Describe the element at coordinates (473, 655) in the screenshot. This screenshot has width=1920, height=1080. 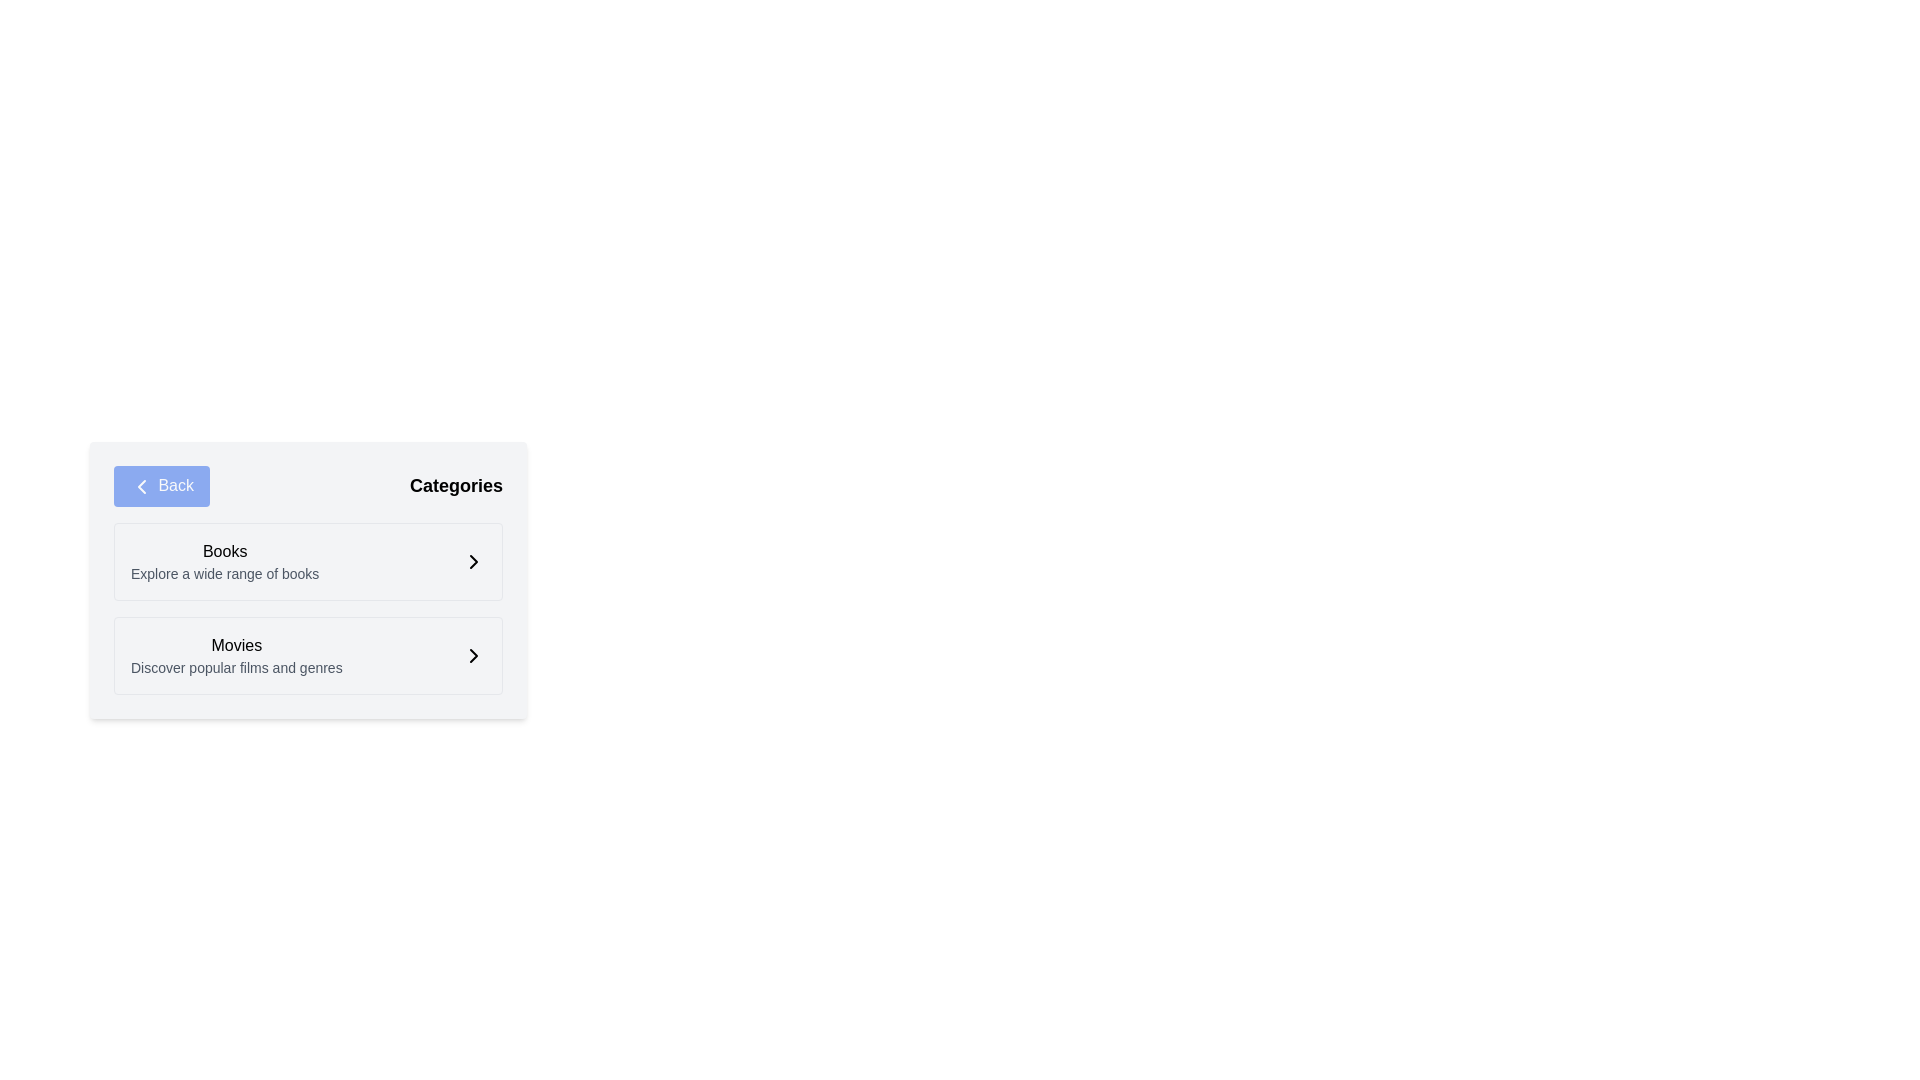
I see `the Icon button (arrow) located in the second row of the content section under 'Categories'` at that location.